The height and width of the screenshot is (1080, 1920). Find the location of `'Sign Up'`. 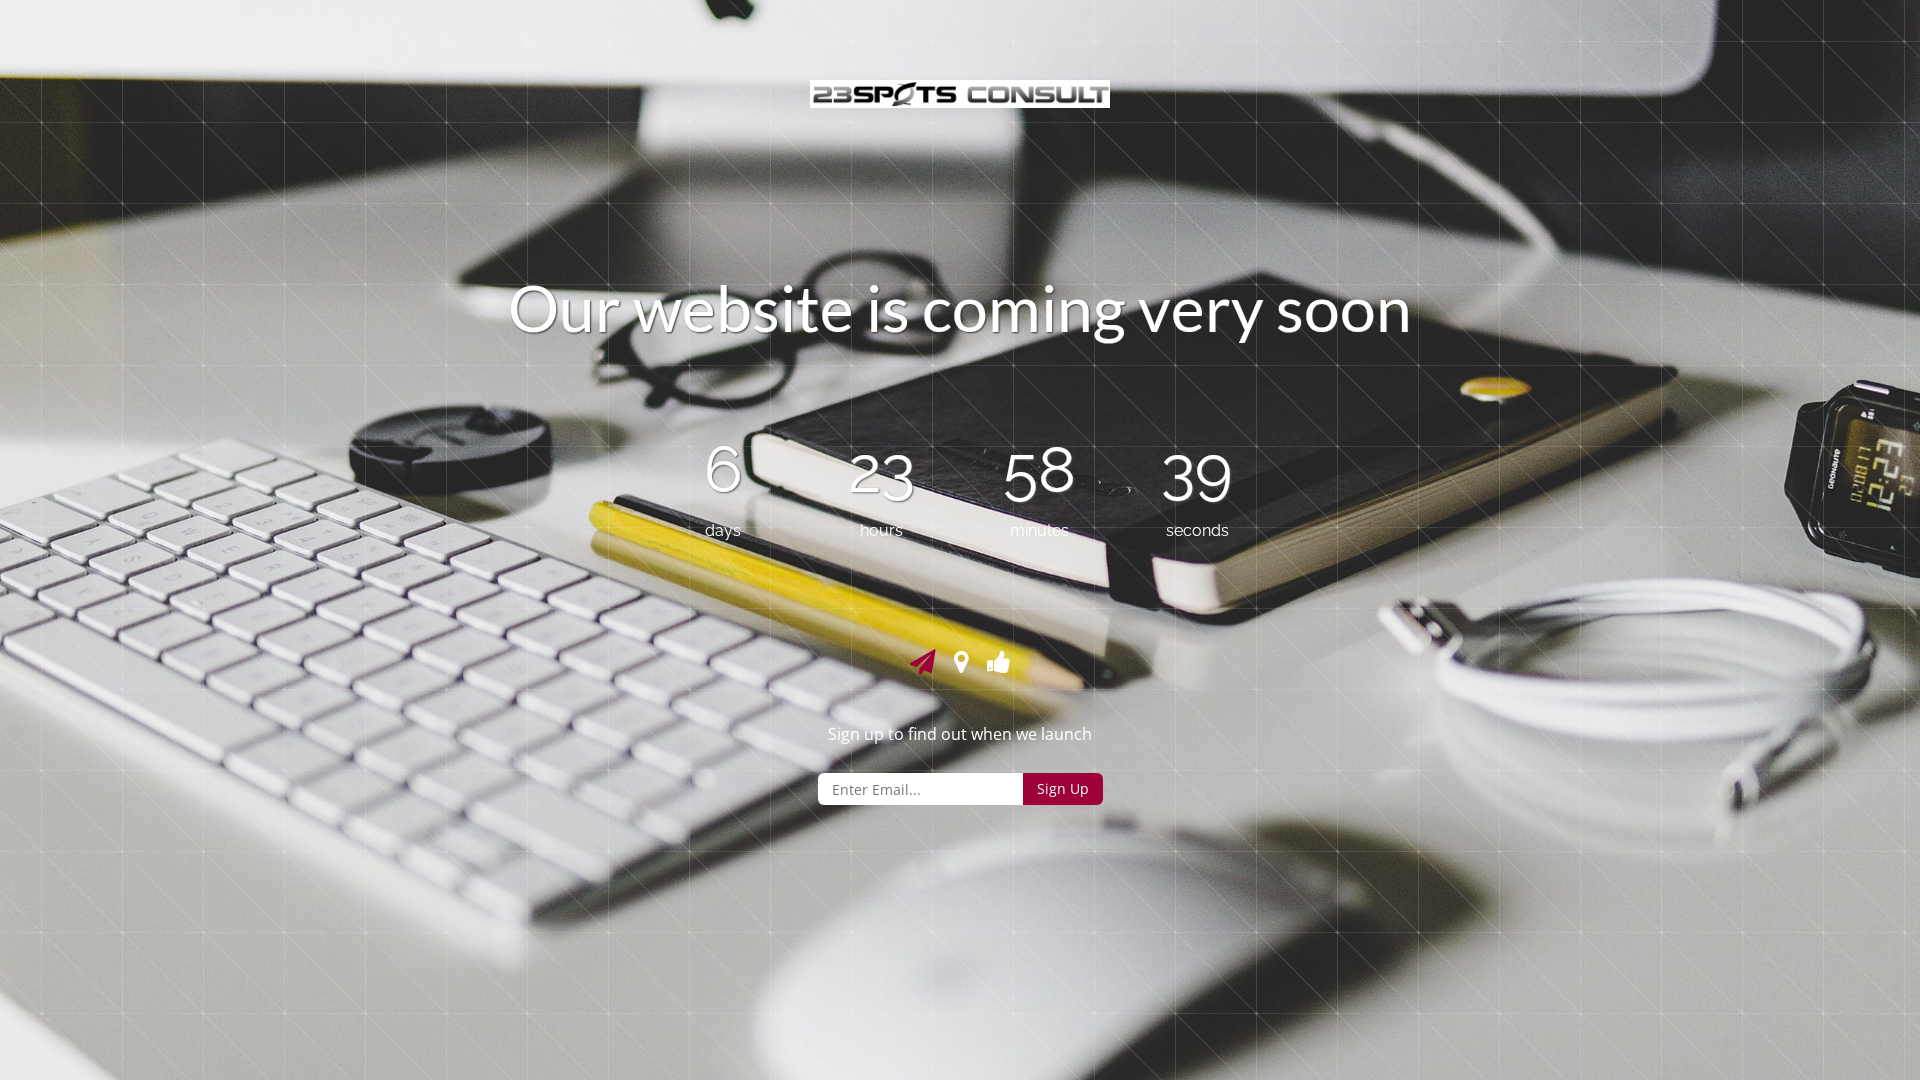

'Sign Up' is located at coordinates (1022, 788).